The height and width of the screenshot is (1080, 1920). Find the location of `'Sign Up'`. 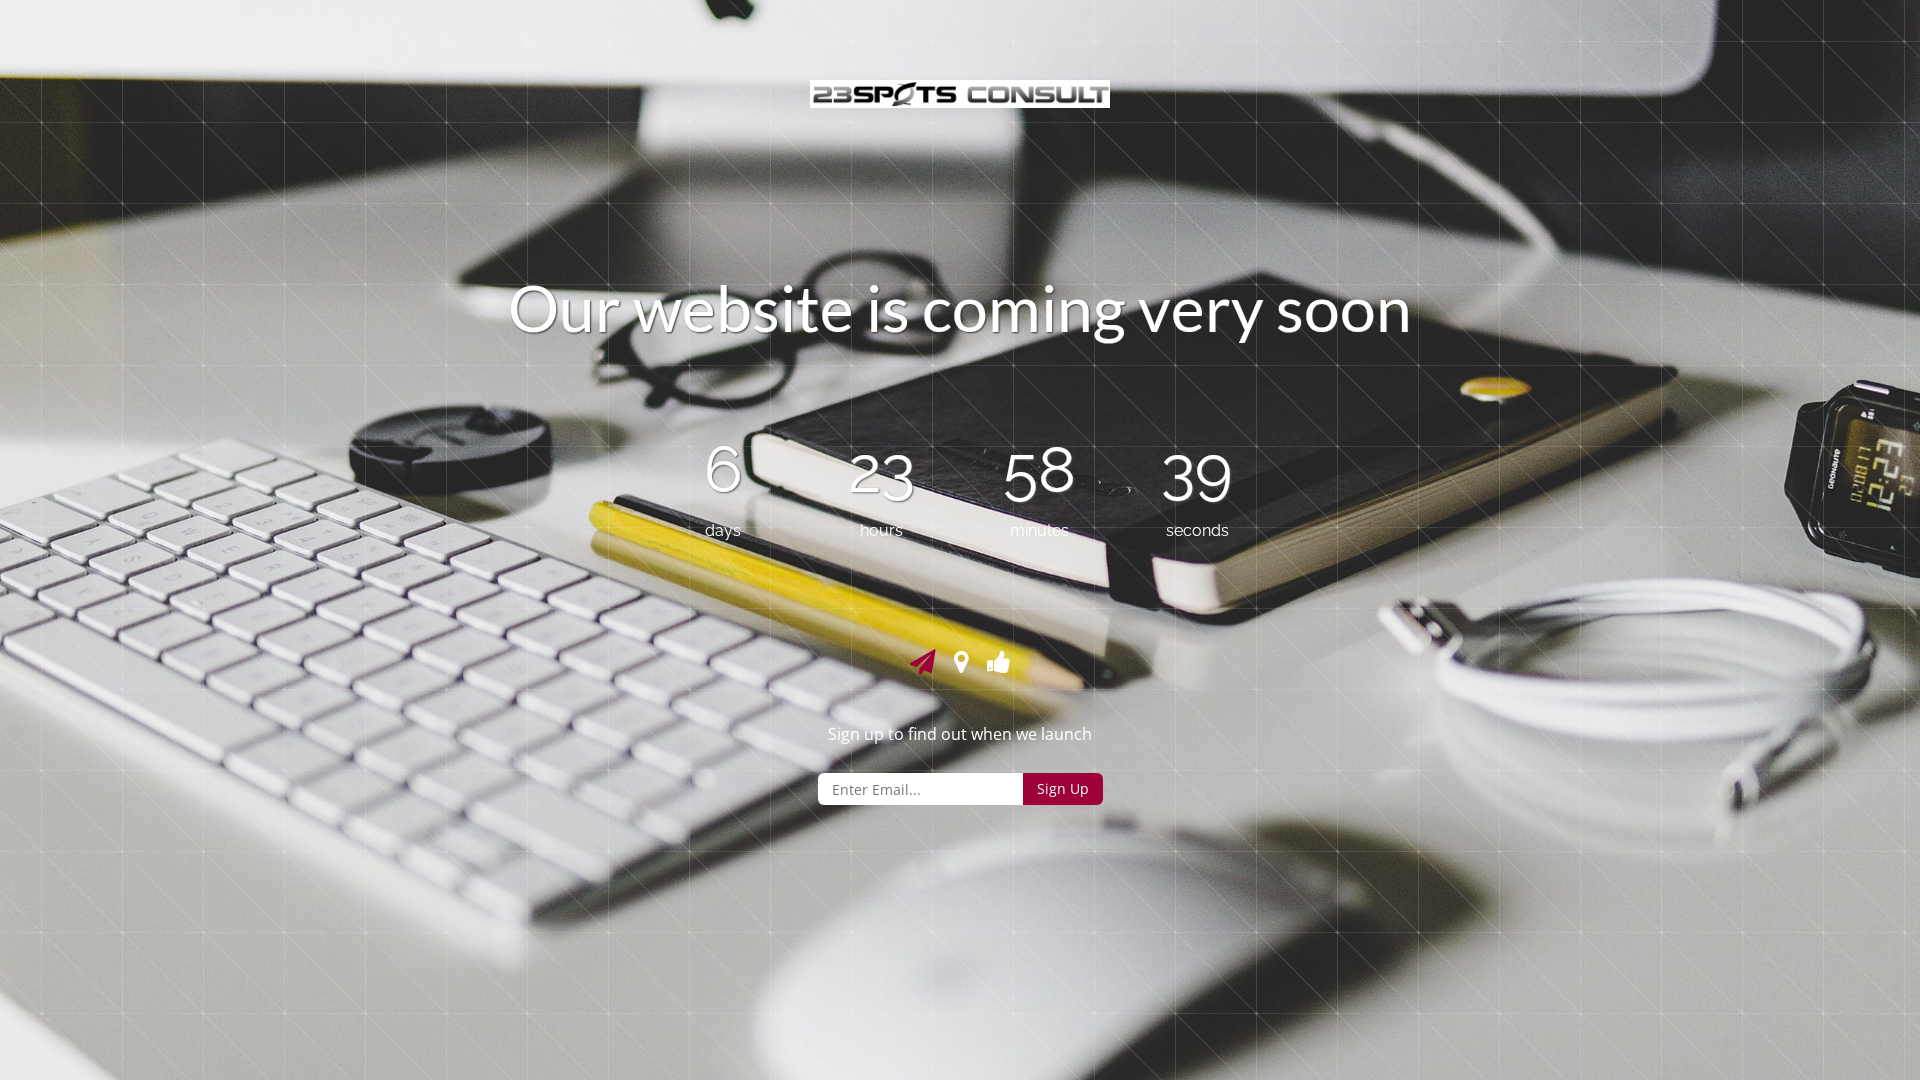

'Sign Up' is located at coordinates (1022, 788).